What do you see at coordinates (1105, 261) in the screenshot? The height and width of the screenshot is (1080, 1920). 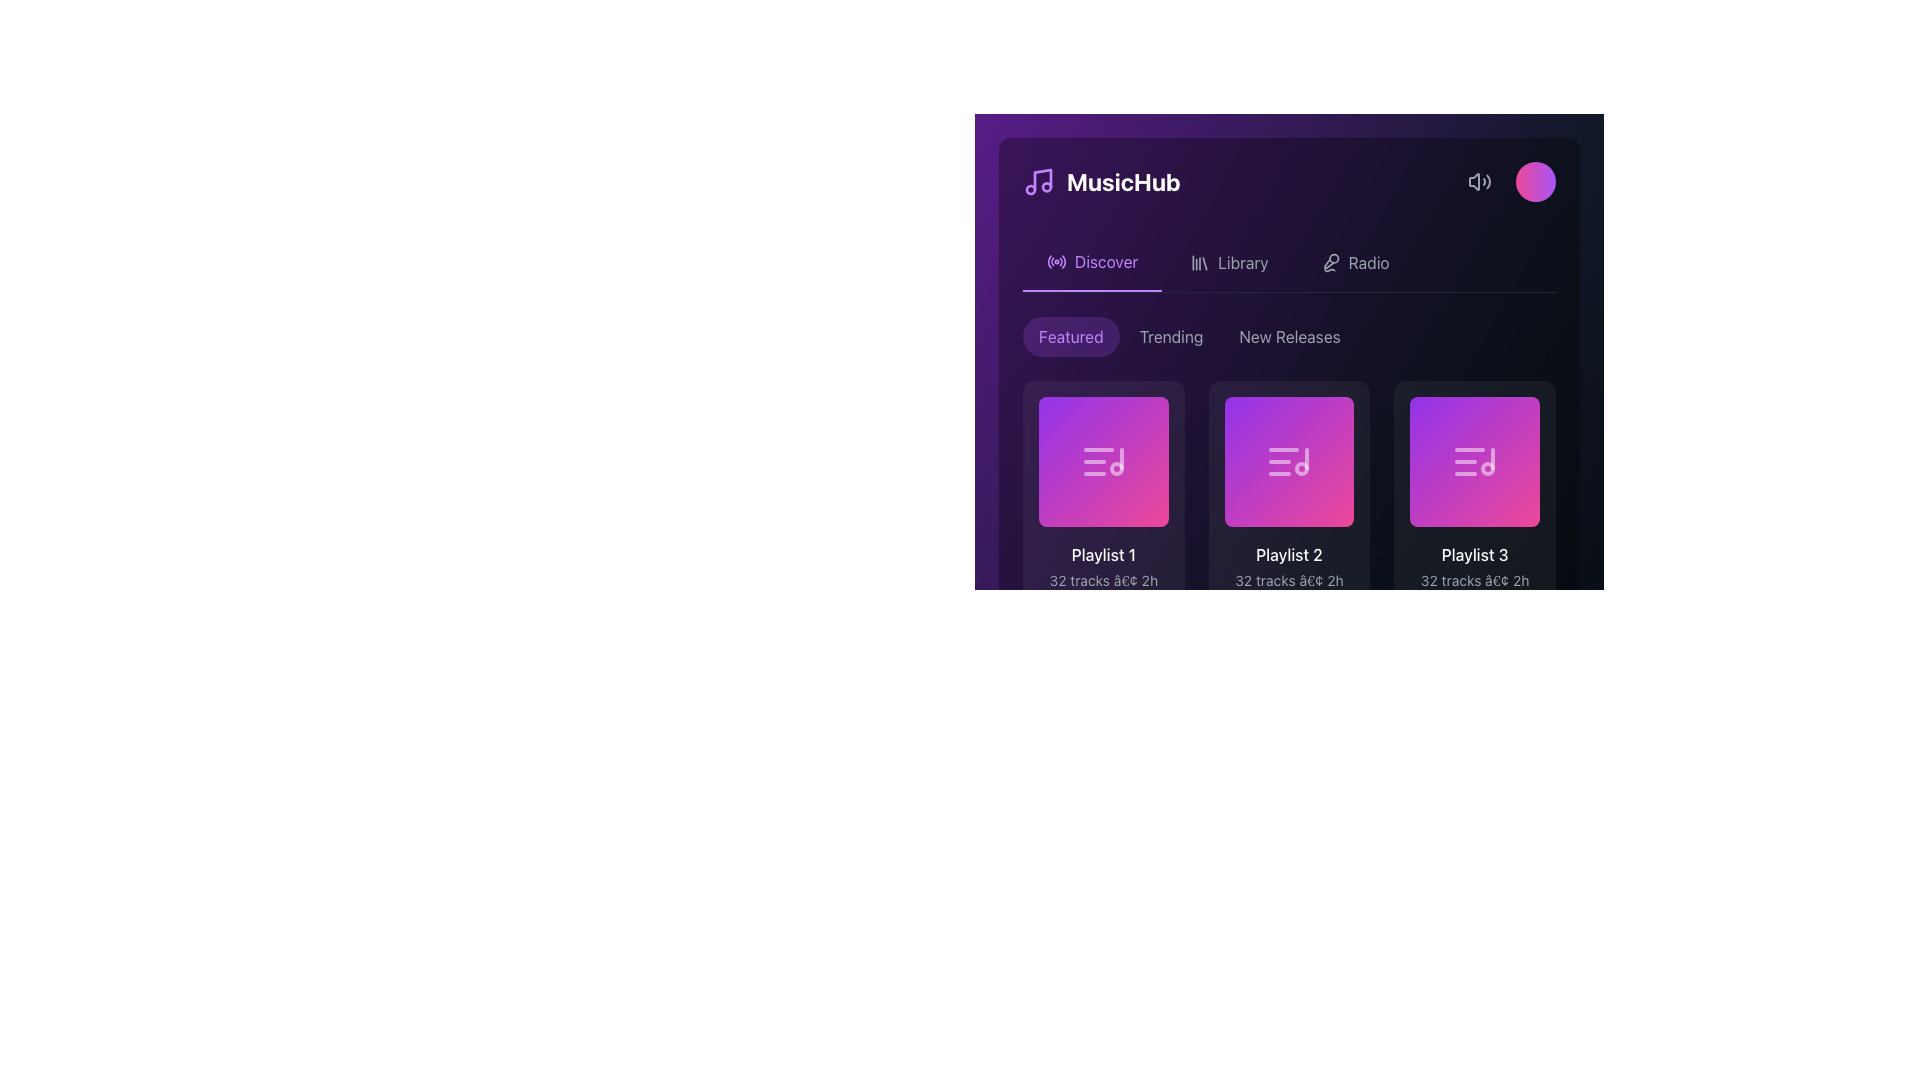 I see `the 'Discover' navigation label` at bounding box center [1105, 261].